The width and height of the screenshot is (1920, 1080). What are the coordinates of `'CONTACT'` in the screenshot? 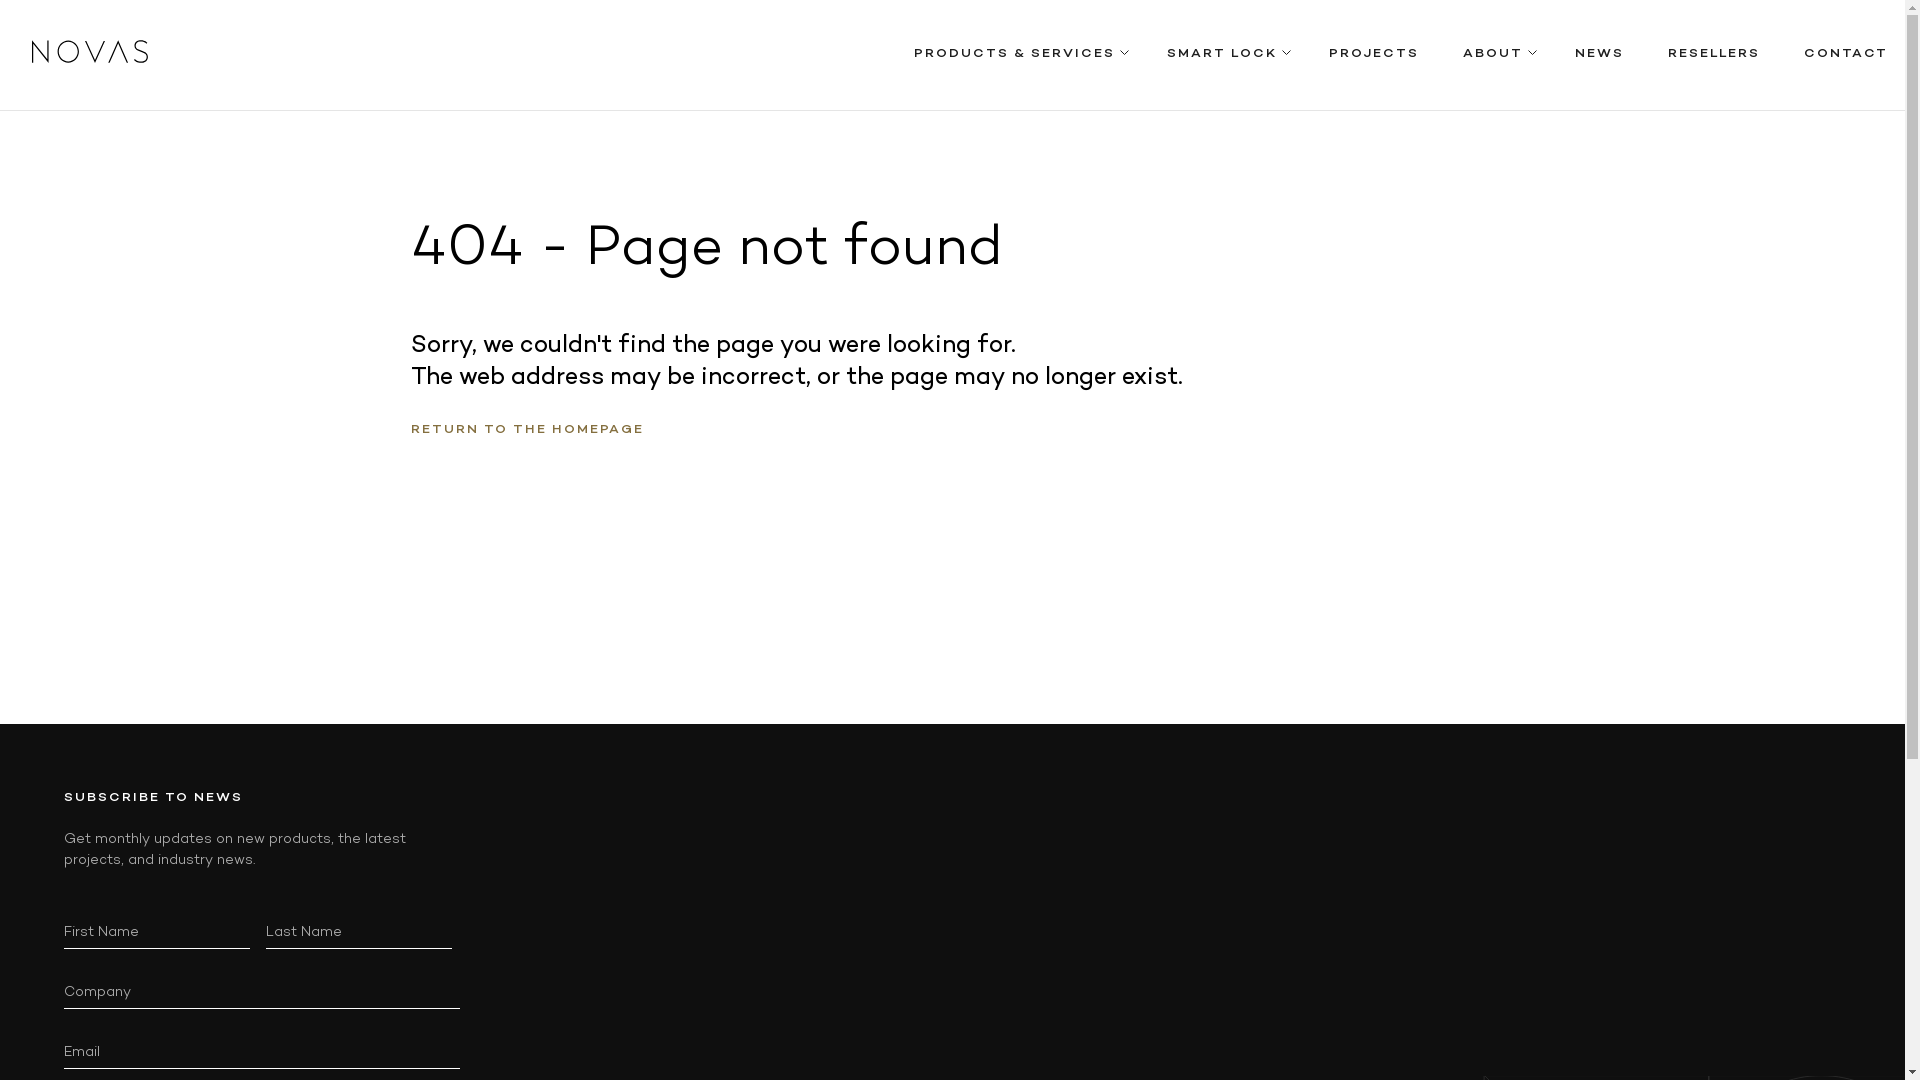 It's located at (1845, 54).